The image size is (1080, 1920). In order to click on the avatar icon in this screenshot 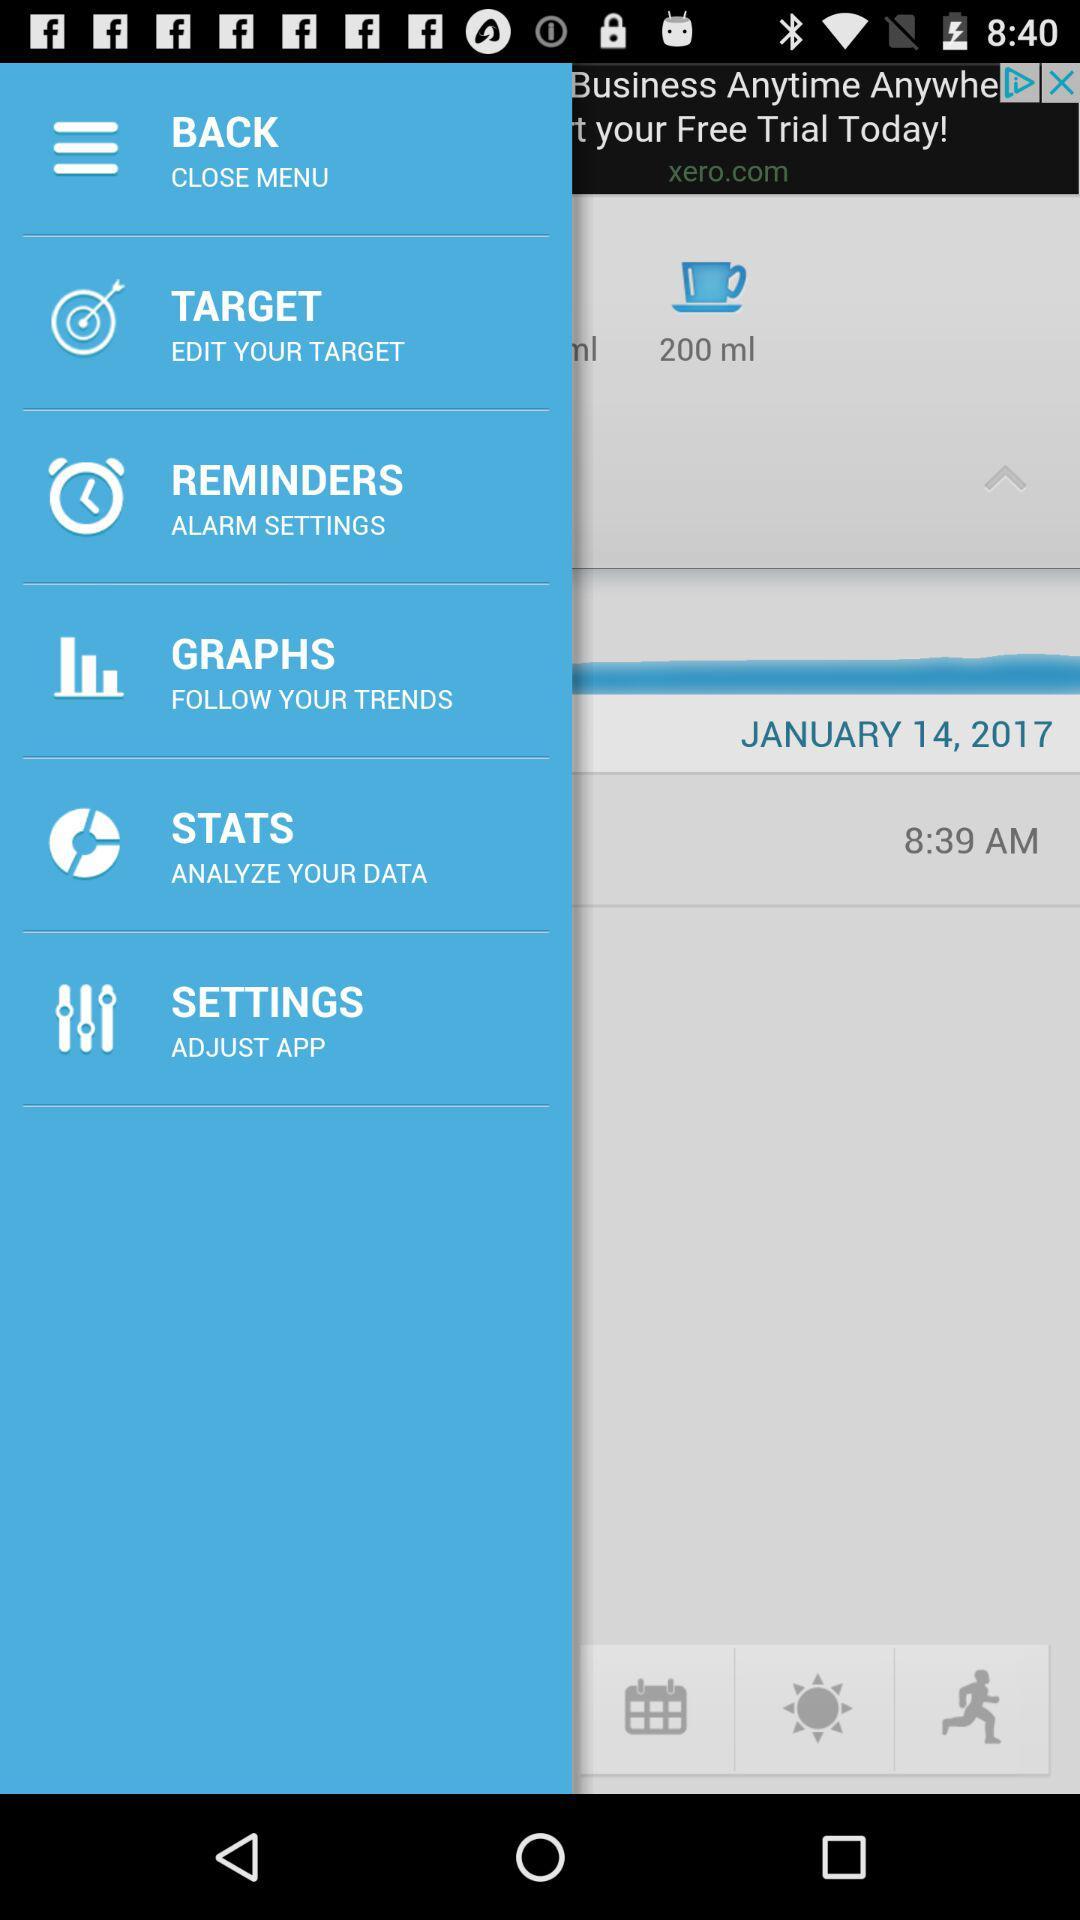, I will do `click(973, 1826)`.